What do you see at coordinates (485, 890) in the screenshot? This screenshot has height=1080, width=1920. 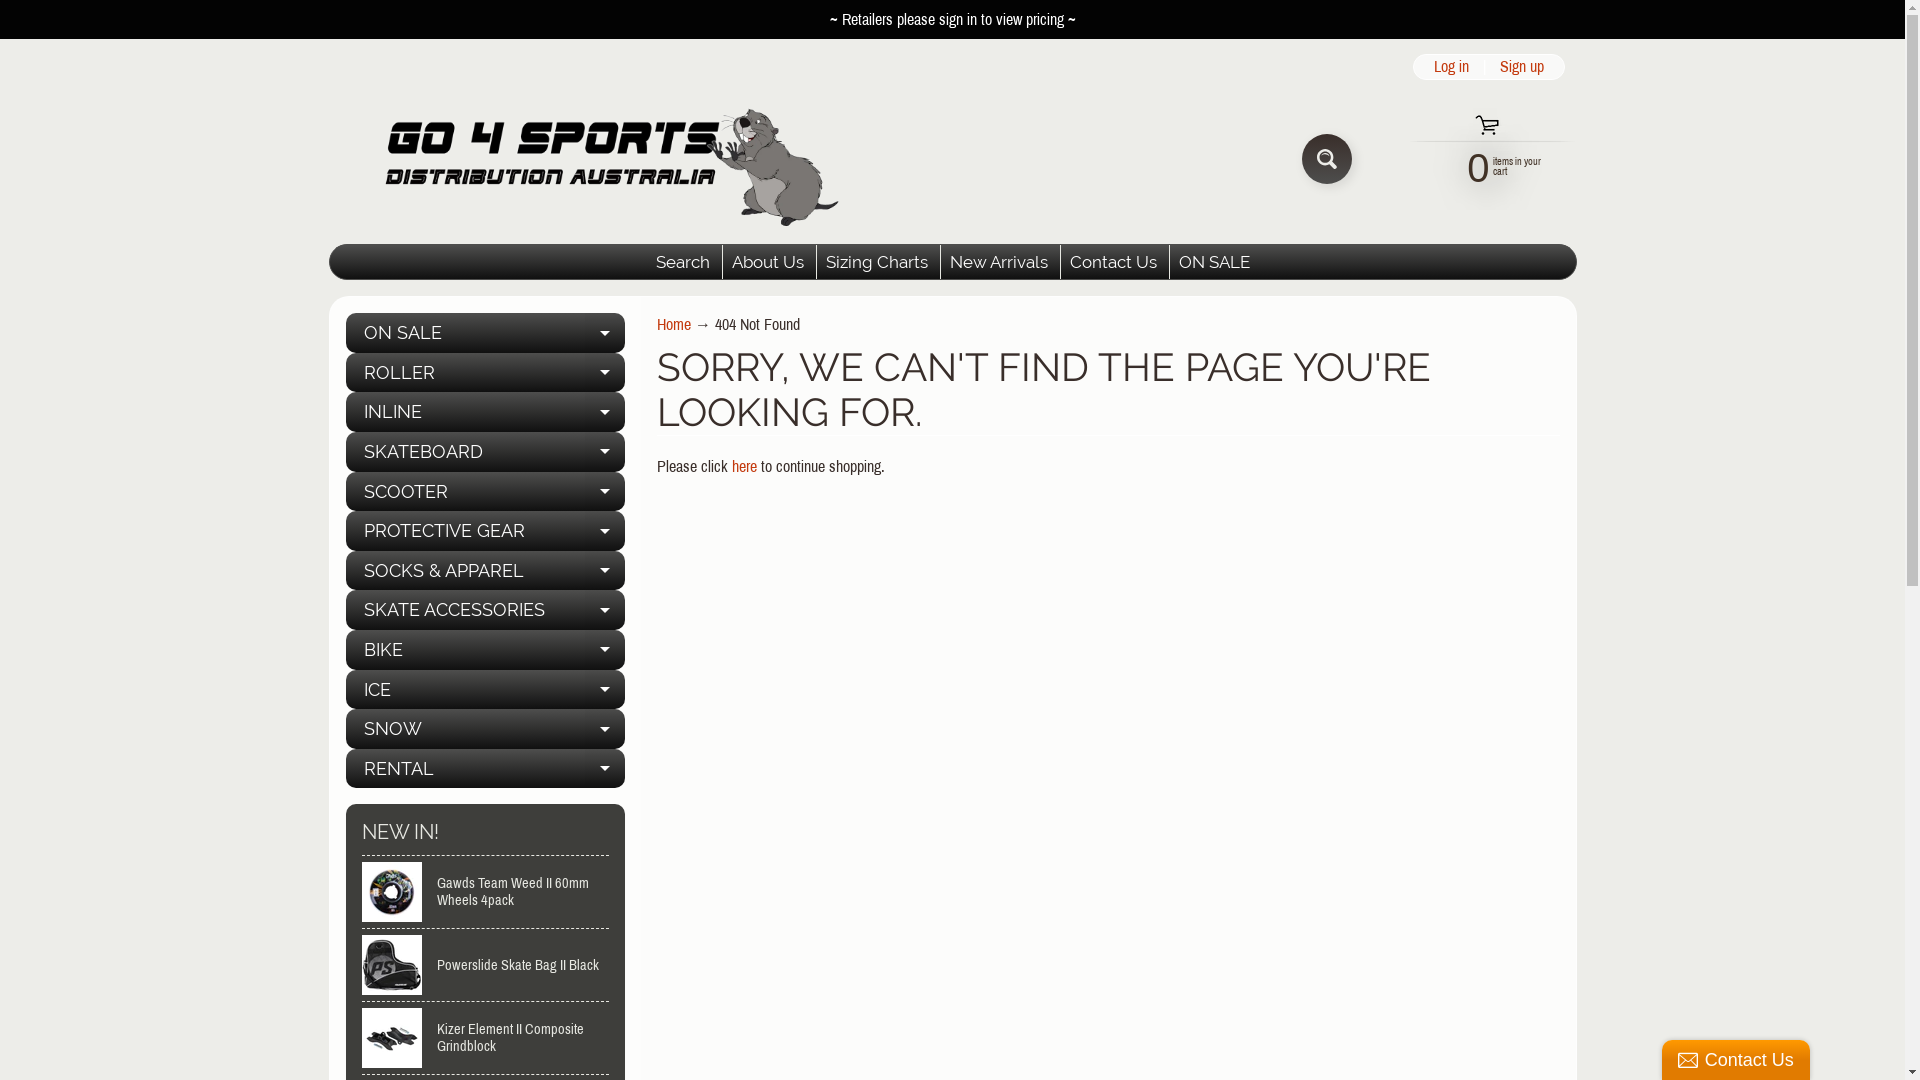 I see `'Gawds Team Weed II 60mm Wheels 4pack'` at bounding box center [485, 890].